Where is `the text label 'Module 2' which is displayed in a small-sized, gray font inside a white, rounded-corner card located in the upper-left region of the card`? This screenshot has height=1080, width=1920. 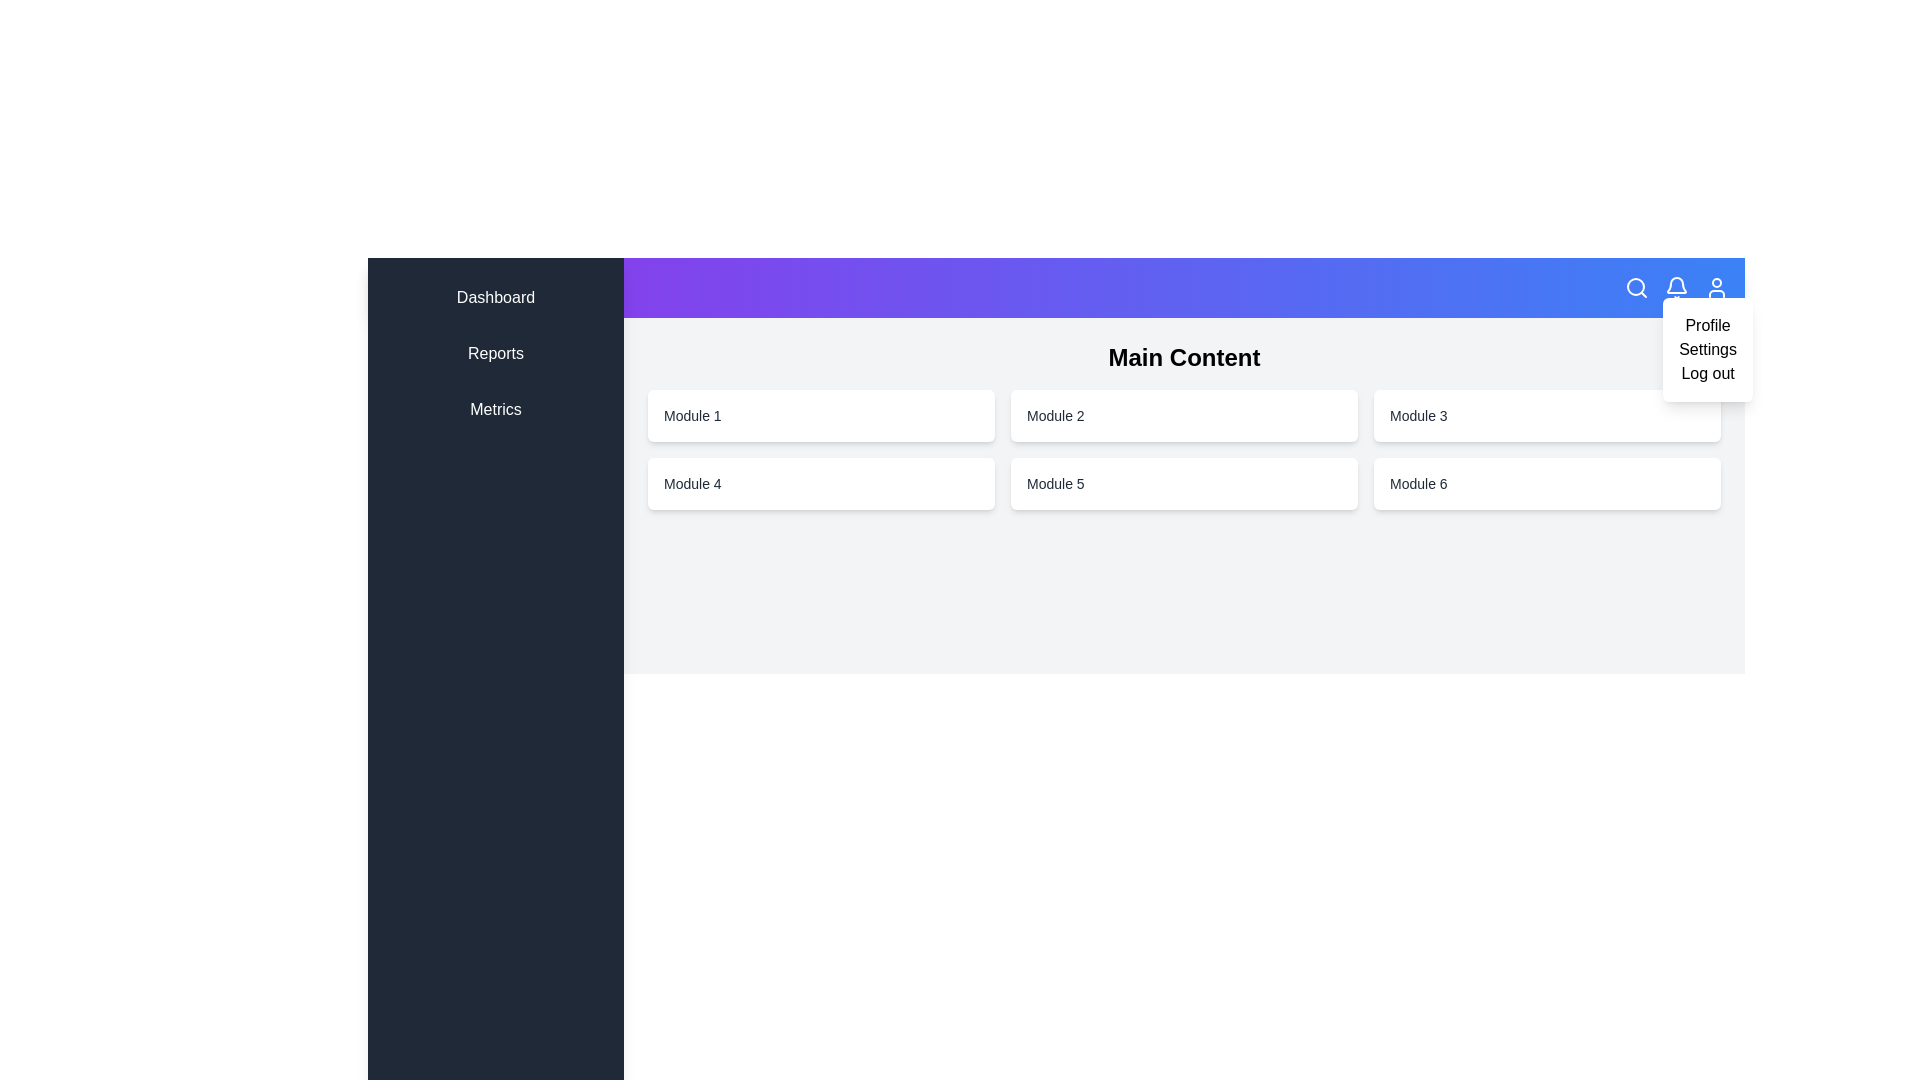 the text label 'Module 2' which is displayed in a small-sized, gray font inside a white, rounded-corner card located in the upper-left region of the card is located at coordinates (1054, 415).